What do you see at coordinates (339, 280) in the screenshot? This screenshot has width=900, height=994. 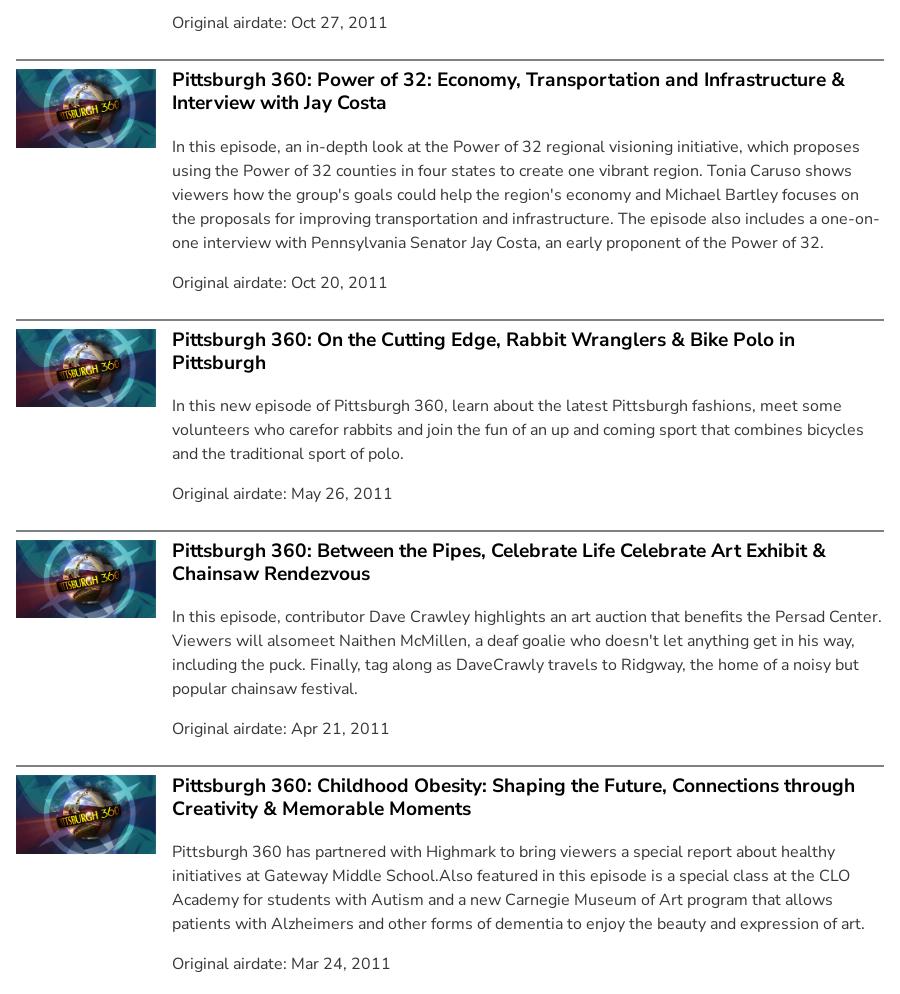 I see `'Oct 20, 2011'` at bounding box center [339, 280].